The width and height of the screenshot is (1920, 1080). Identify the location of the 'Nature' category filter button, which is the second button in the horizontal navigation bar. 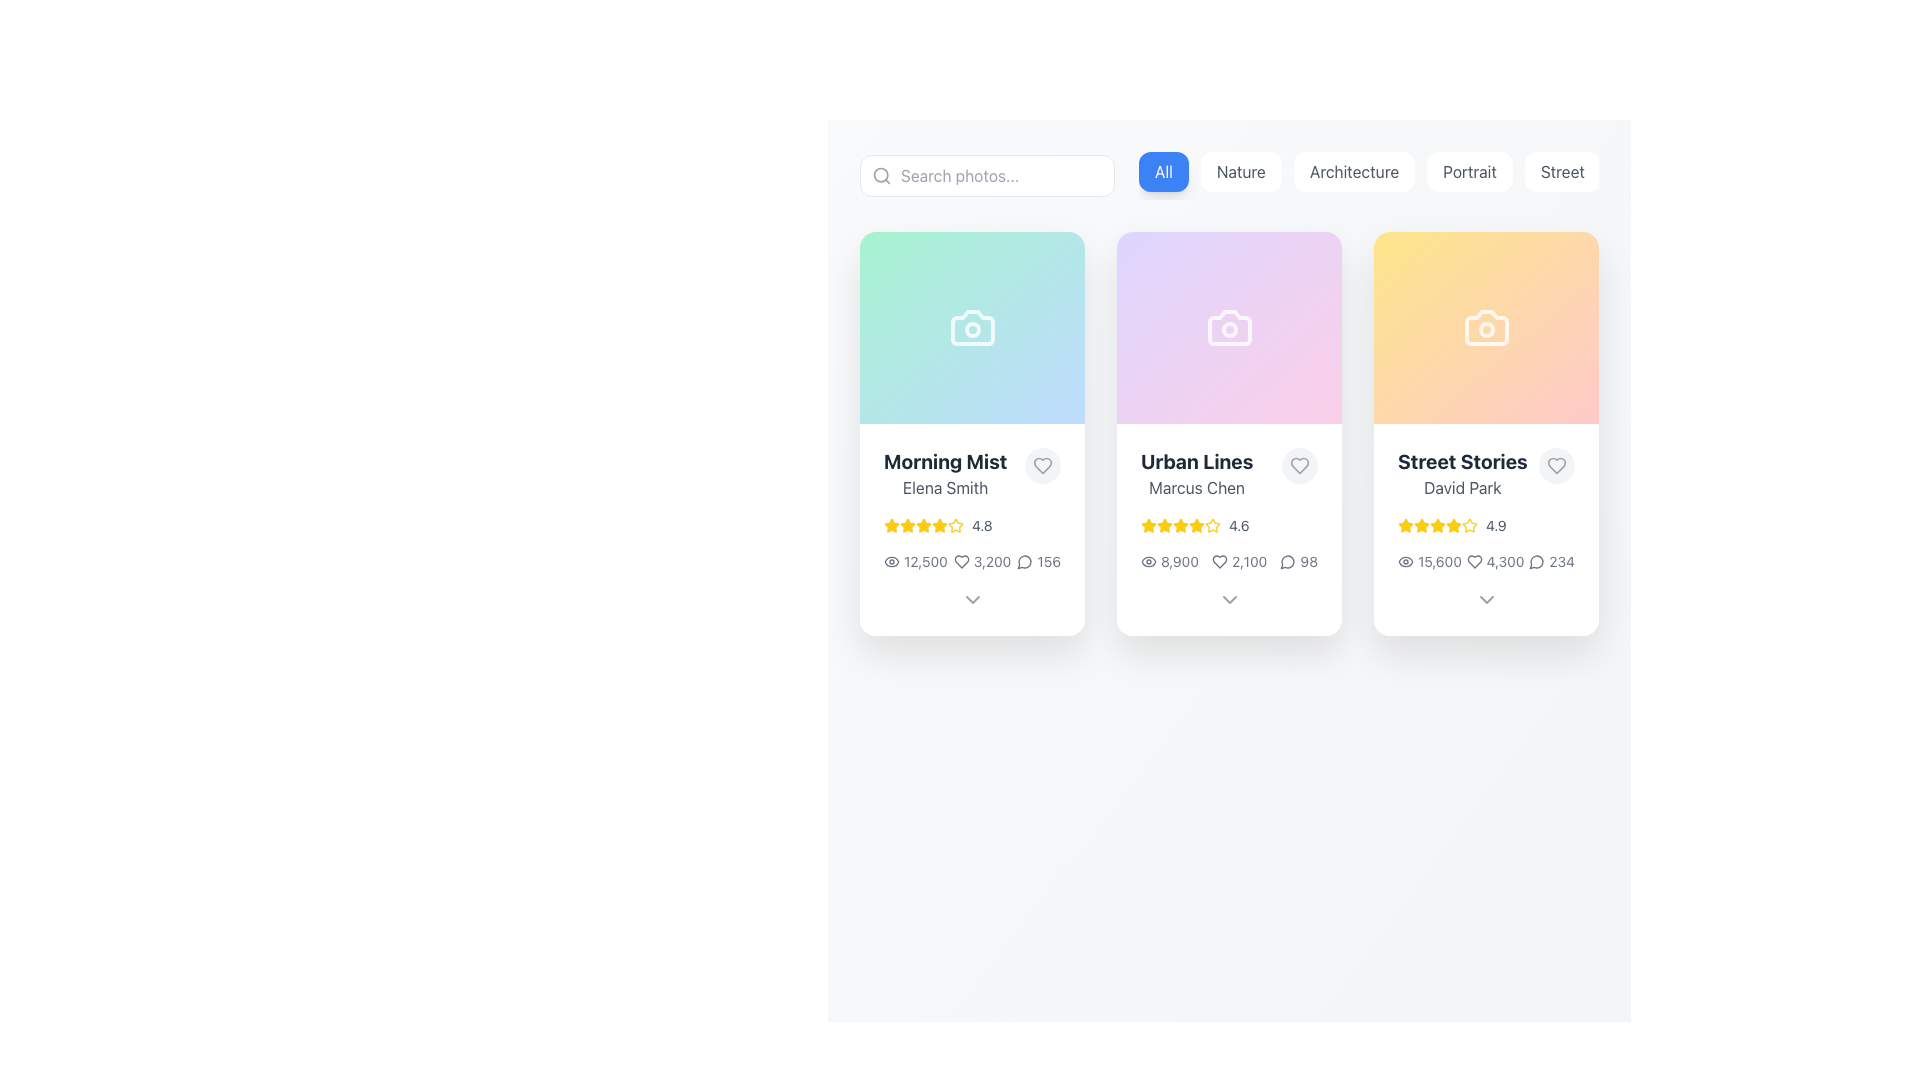
(1240, 171).